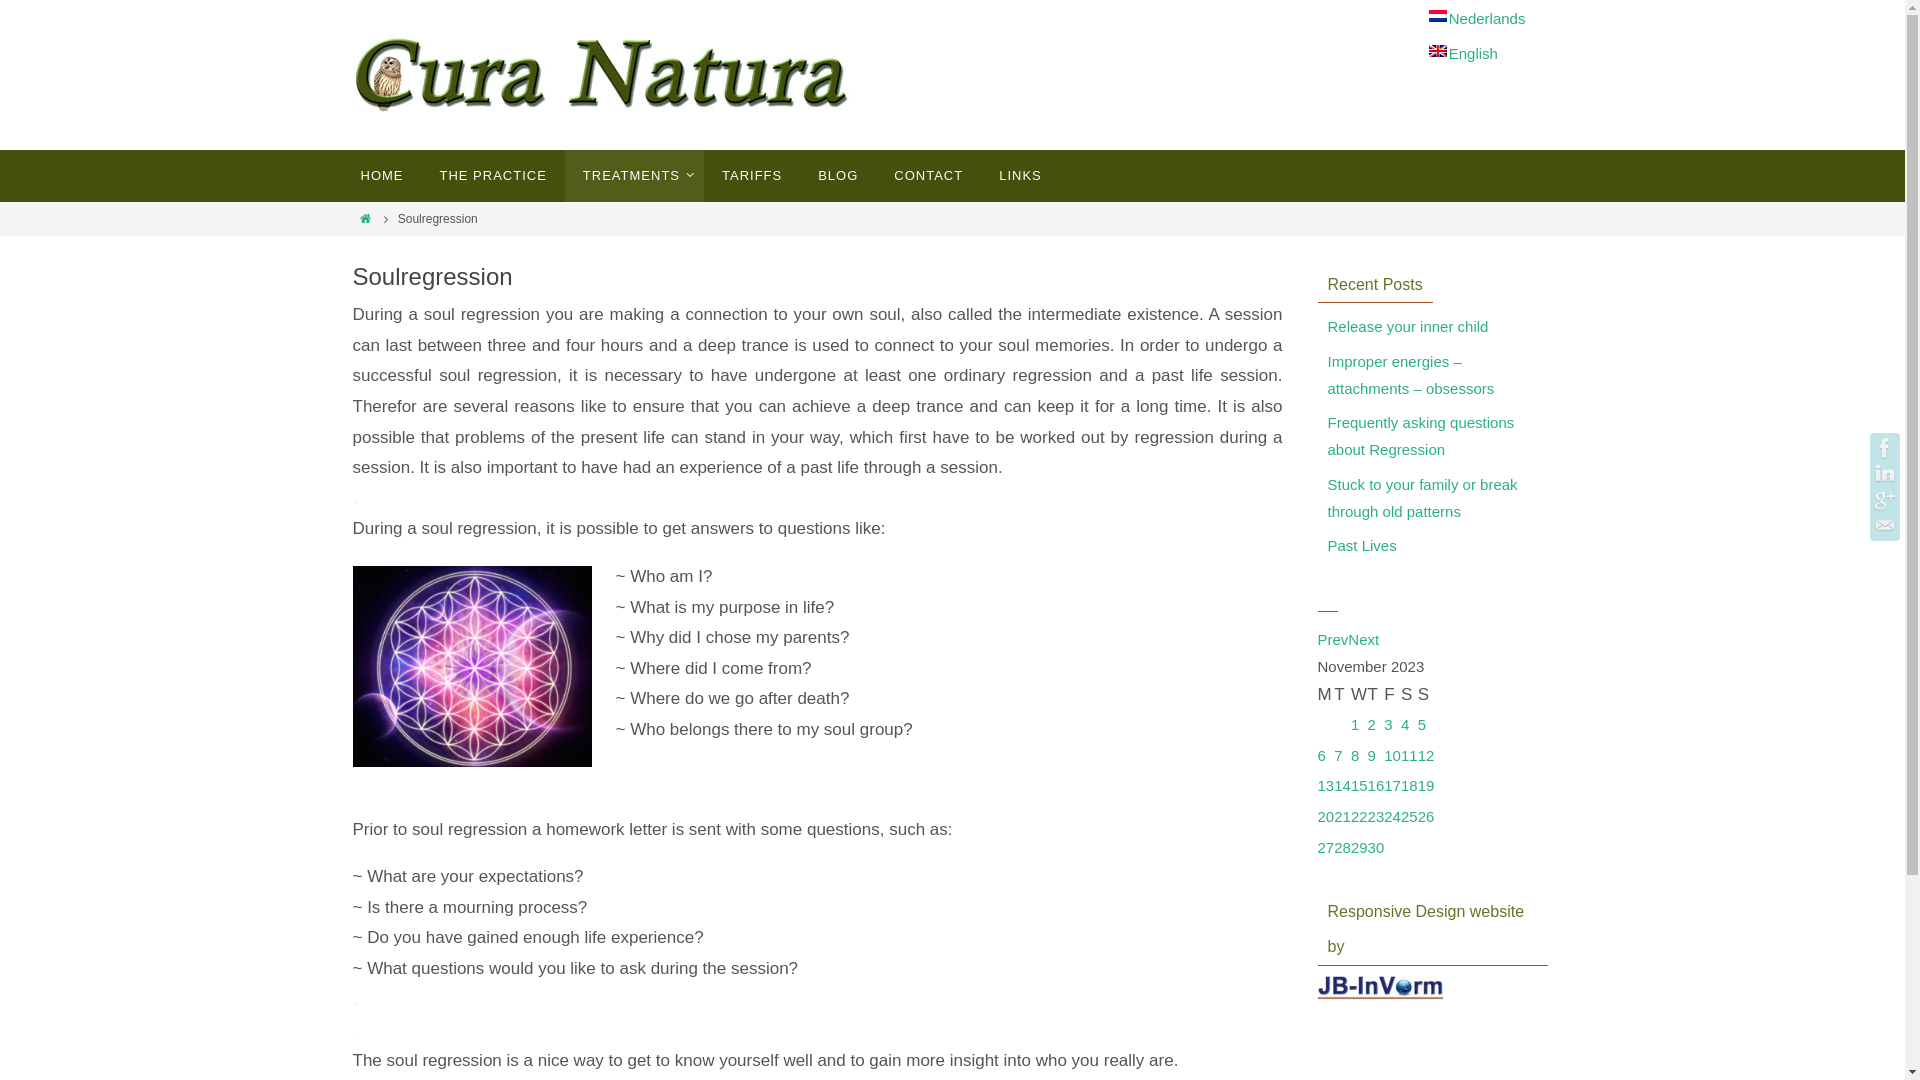  I want to click on 'CONTACT', so click(927, 175).